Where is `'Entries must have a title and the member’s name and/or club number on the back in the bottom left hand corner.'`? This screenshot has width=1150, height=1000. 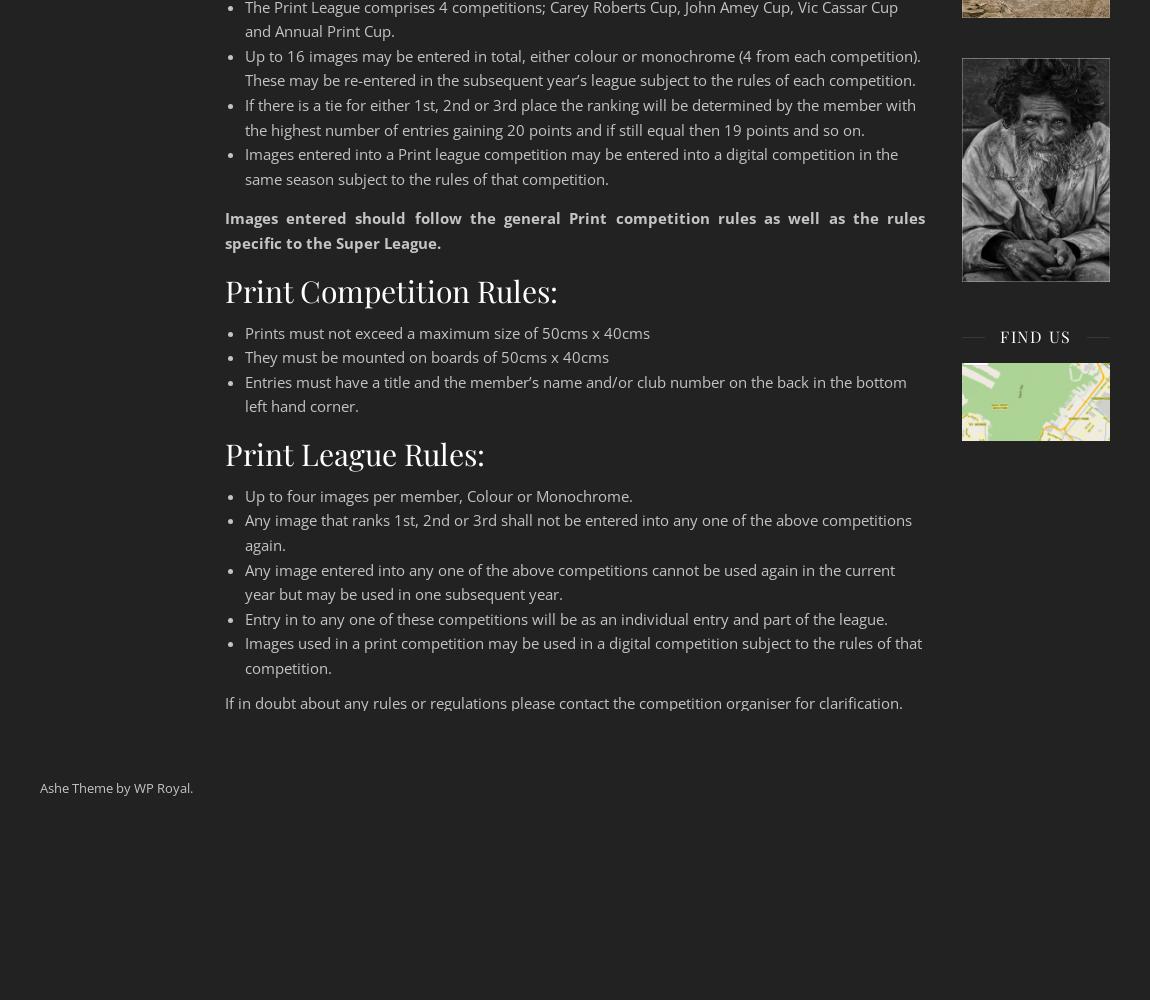 'Entries must have a title and the member’s name and/or club number on the back in the bottom left hand corner.' is located at coordinates (575, 393).